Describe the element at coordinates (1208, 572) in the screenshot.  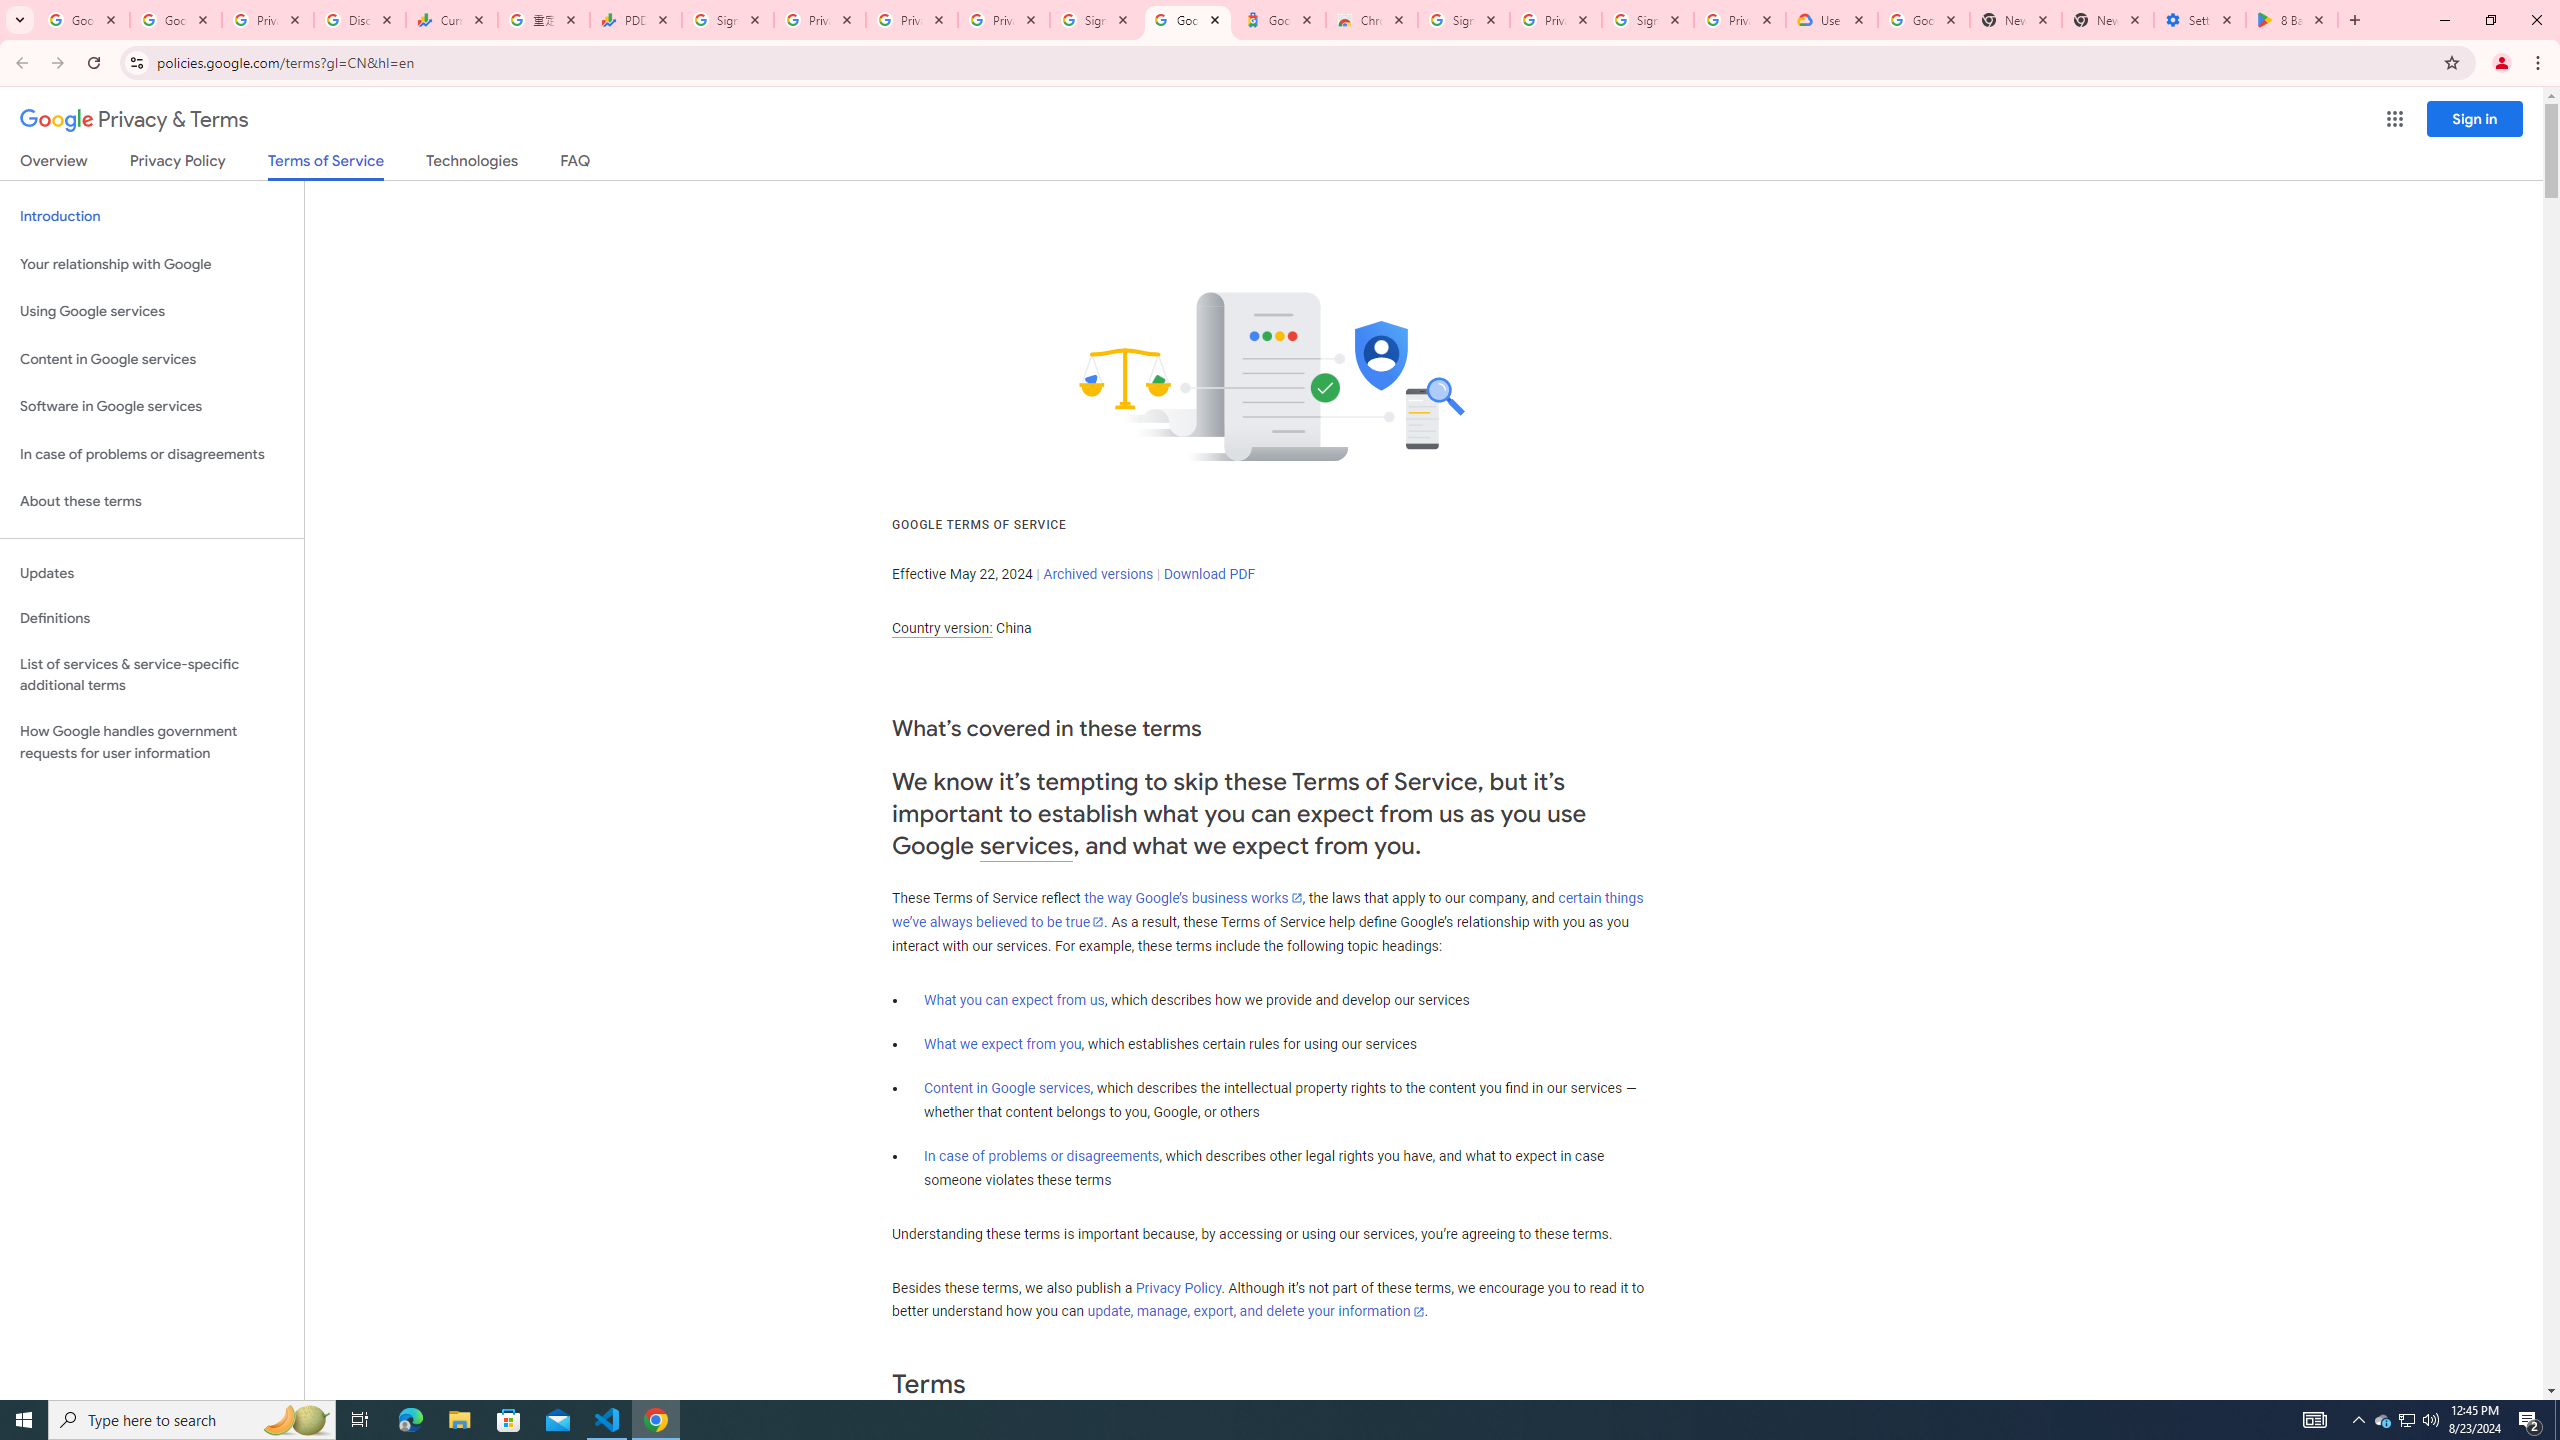
I see `'Download PDF'` at that location.